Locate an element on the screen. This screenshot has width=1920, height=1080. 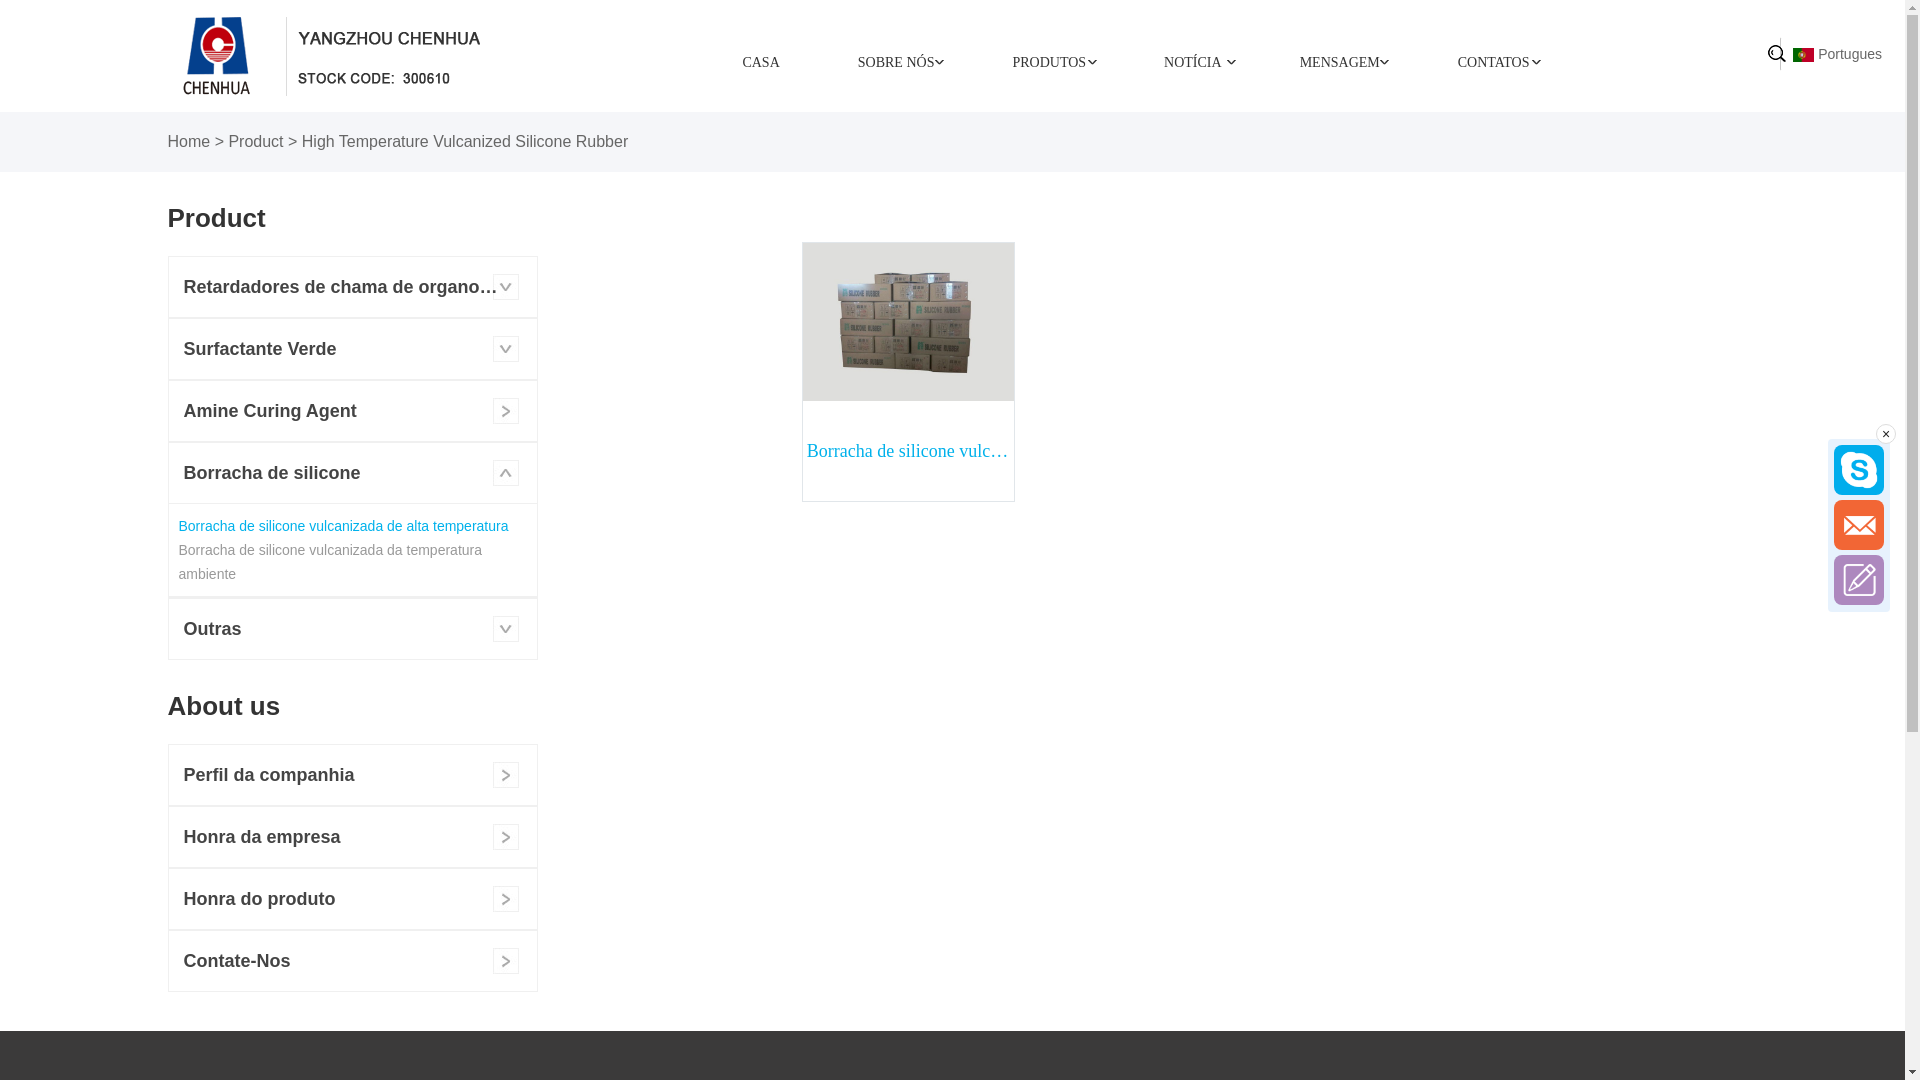
'Borracha de silicone vulcanizada da temperatura ambiente' is located at coordinates (330, 562).